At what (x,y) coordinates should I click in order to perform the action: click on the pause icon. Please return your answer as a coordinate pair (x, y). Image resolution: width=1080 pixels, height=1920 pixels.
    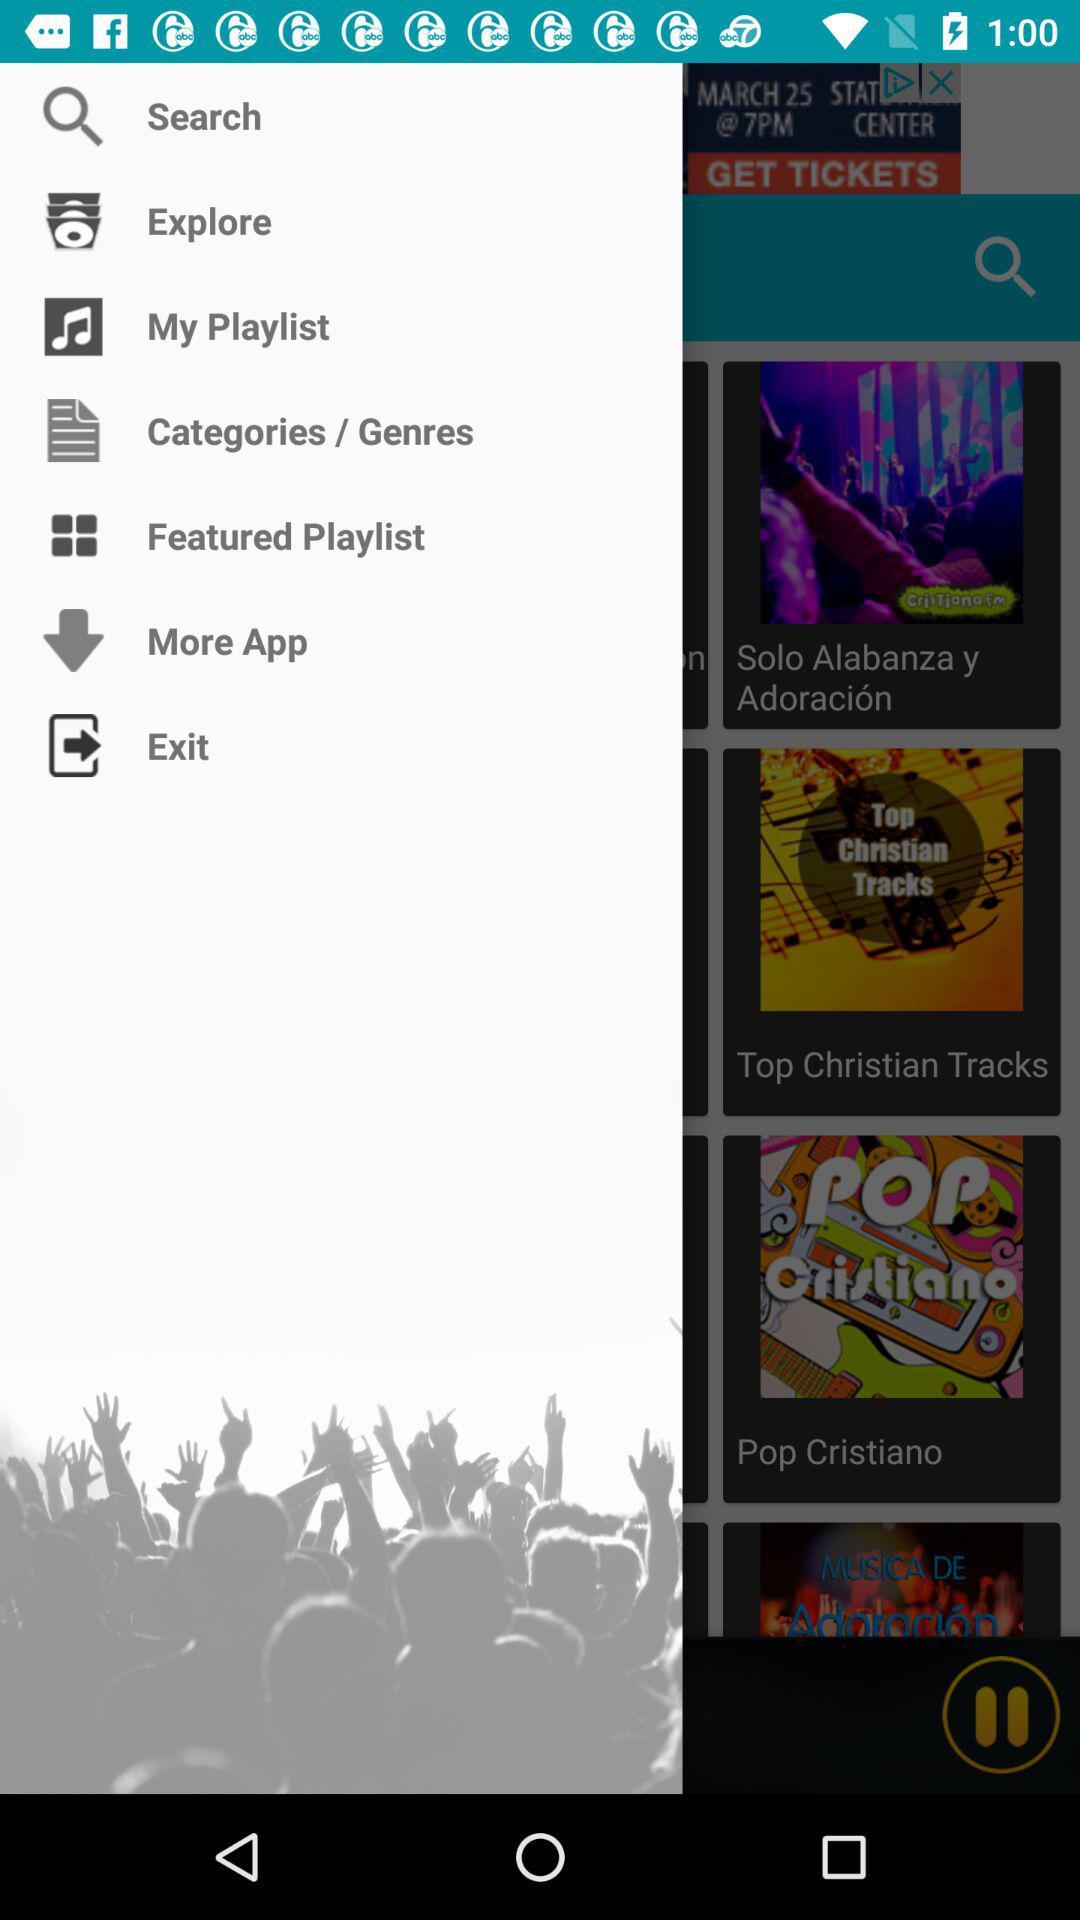
    Looking at the image, I should click on (1001, 1714).